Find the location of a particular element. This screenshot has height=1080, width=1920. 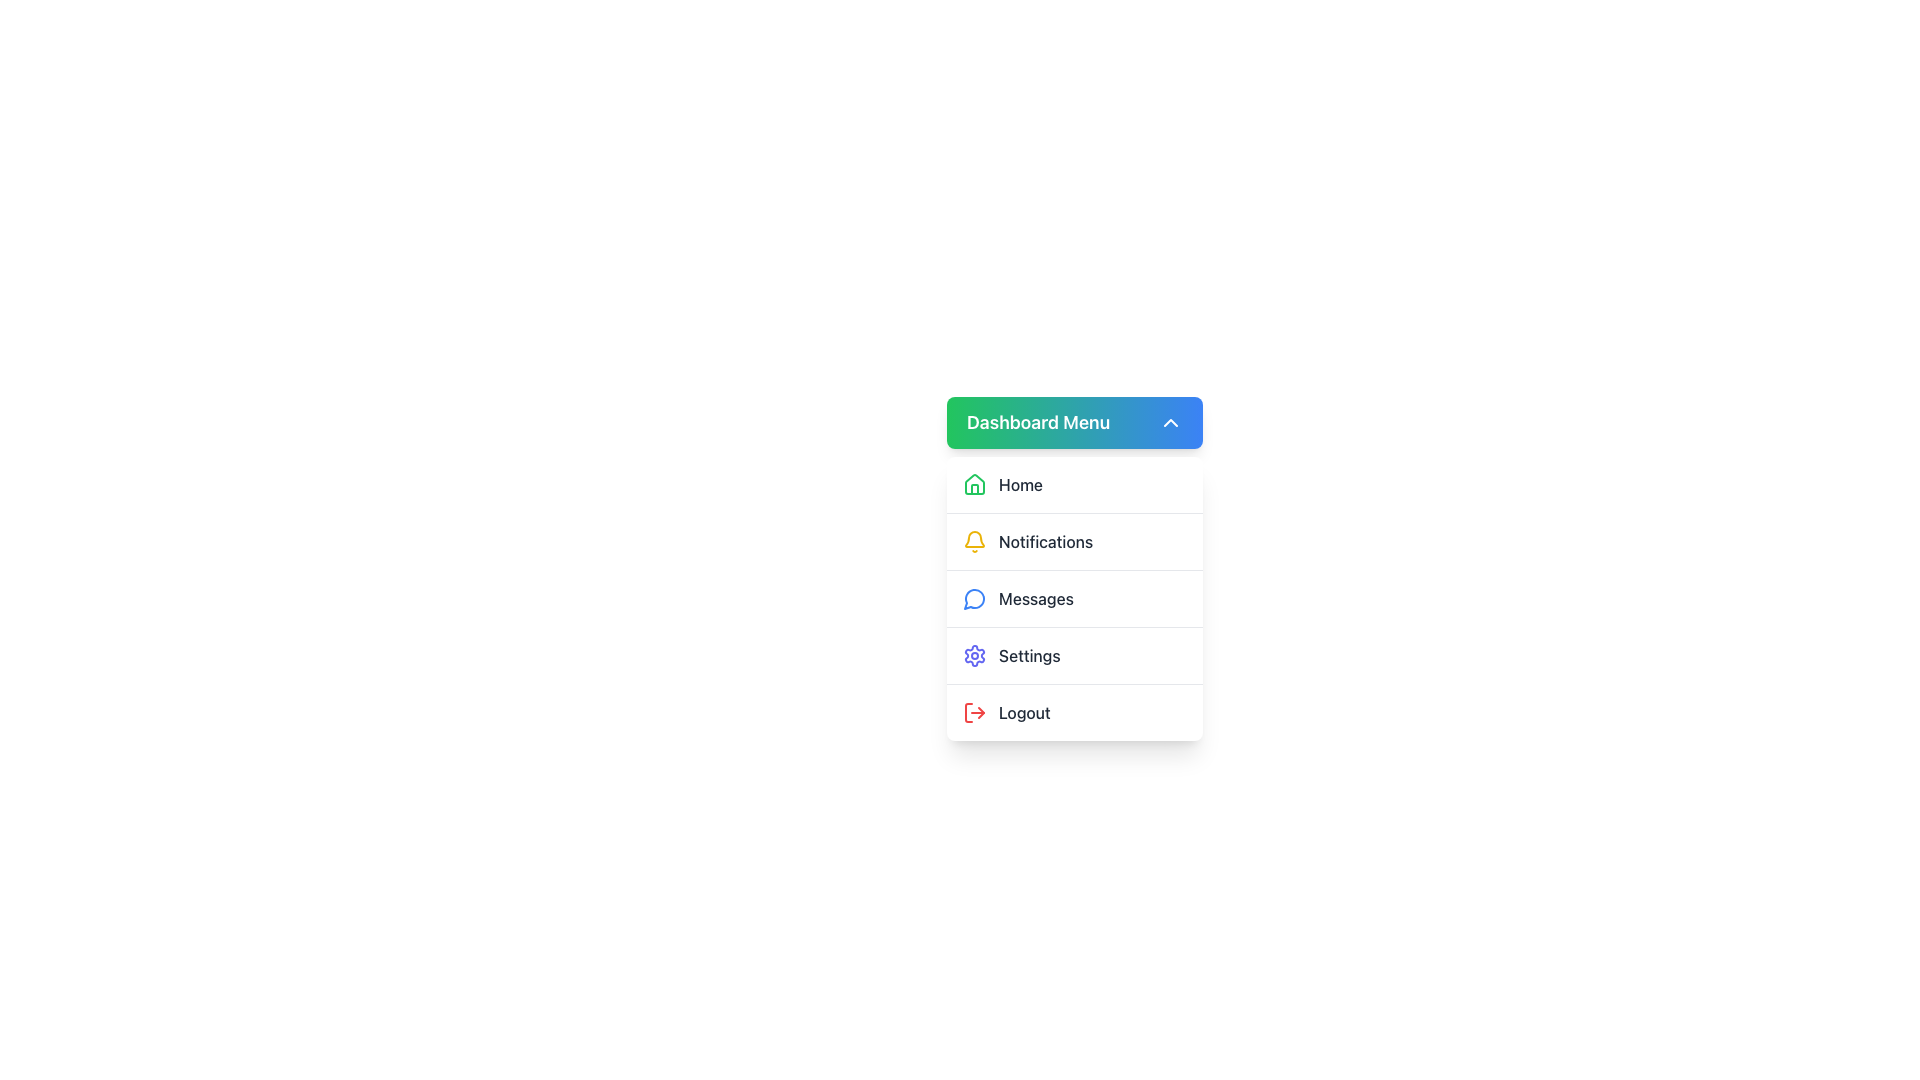

to select the 'Notifications' menu item, which features bold text and a yellow bell icon, located in a dropdown menu below 'Home' and above 'Messages' is located at coordinates (1074, 540).